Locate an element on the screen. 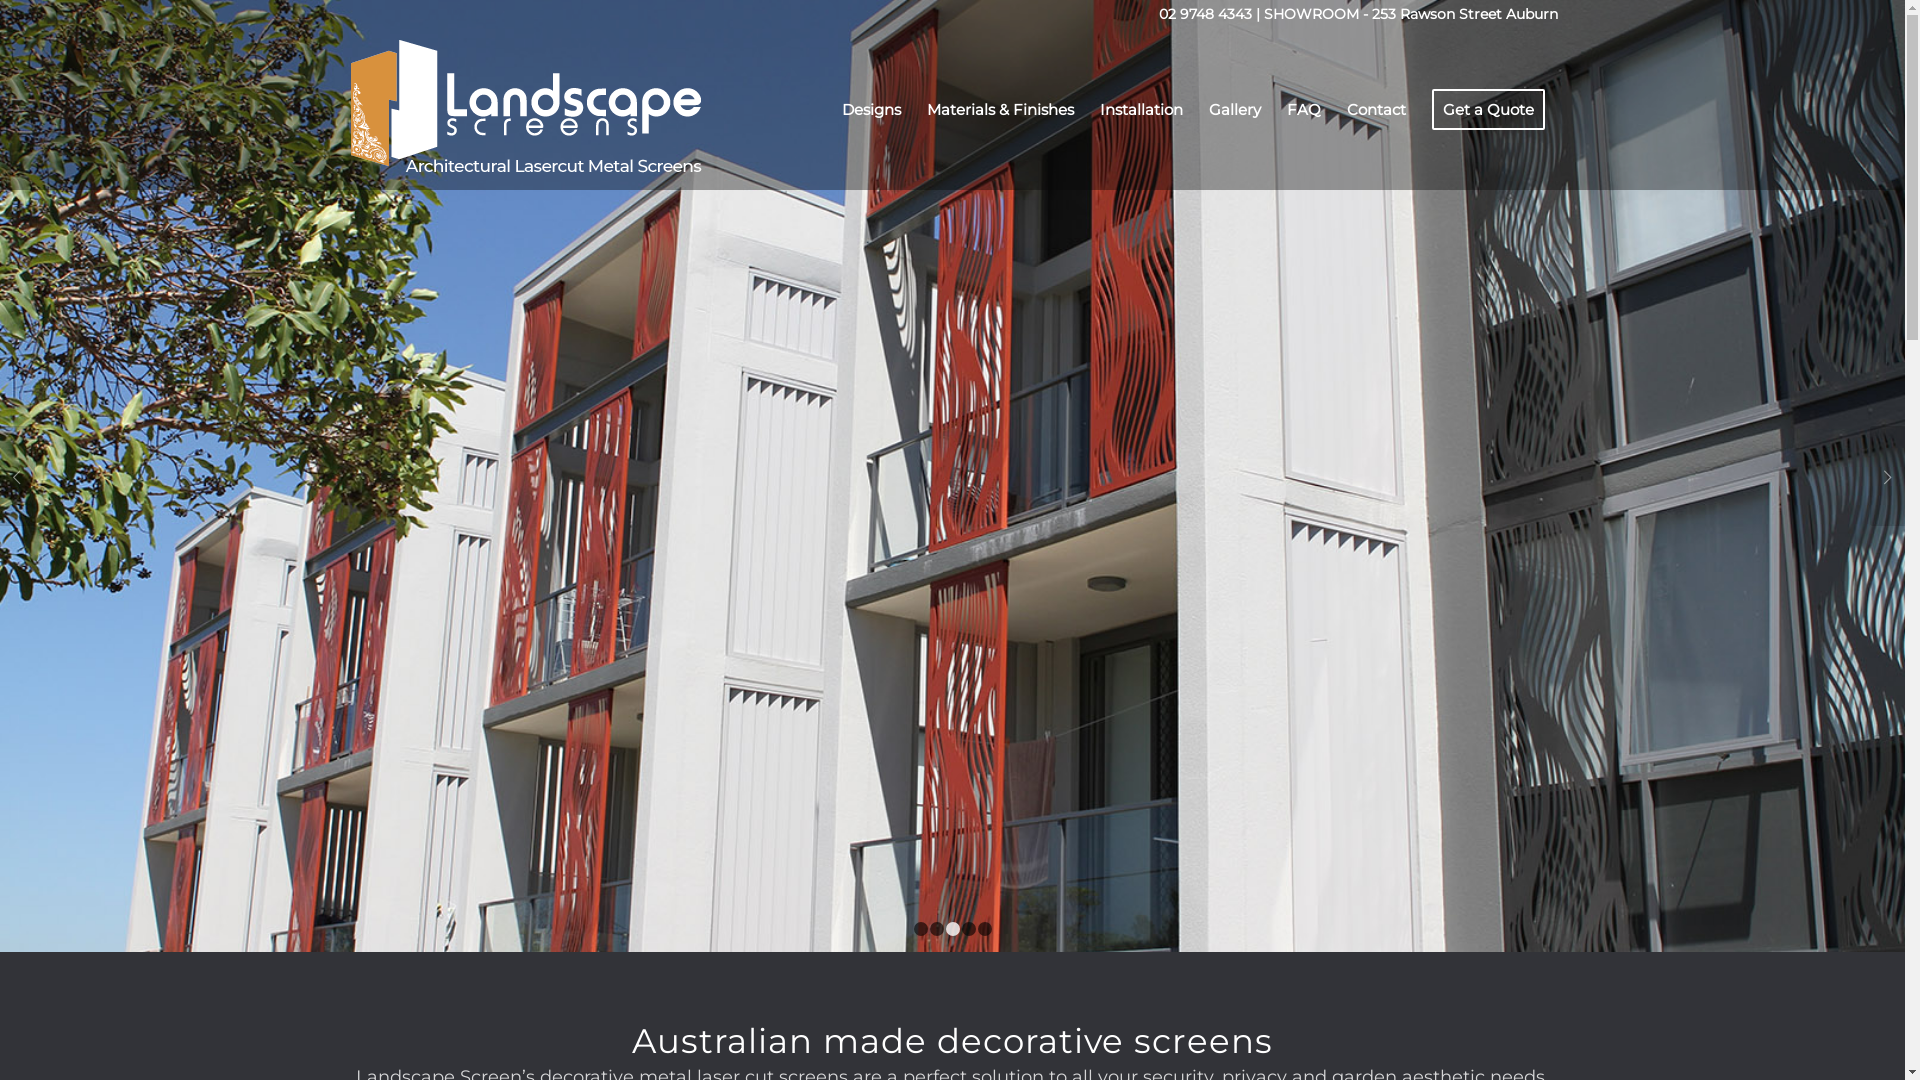 The width and height of the screenshot is (1920, 1080). '5' is located at coordinates (984, 929).